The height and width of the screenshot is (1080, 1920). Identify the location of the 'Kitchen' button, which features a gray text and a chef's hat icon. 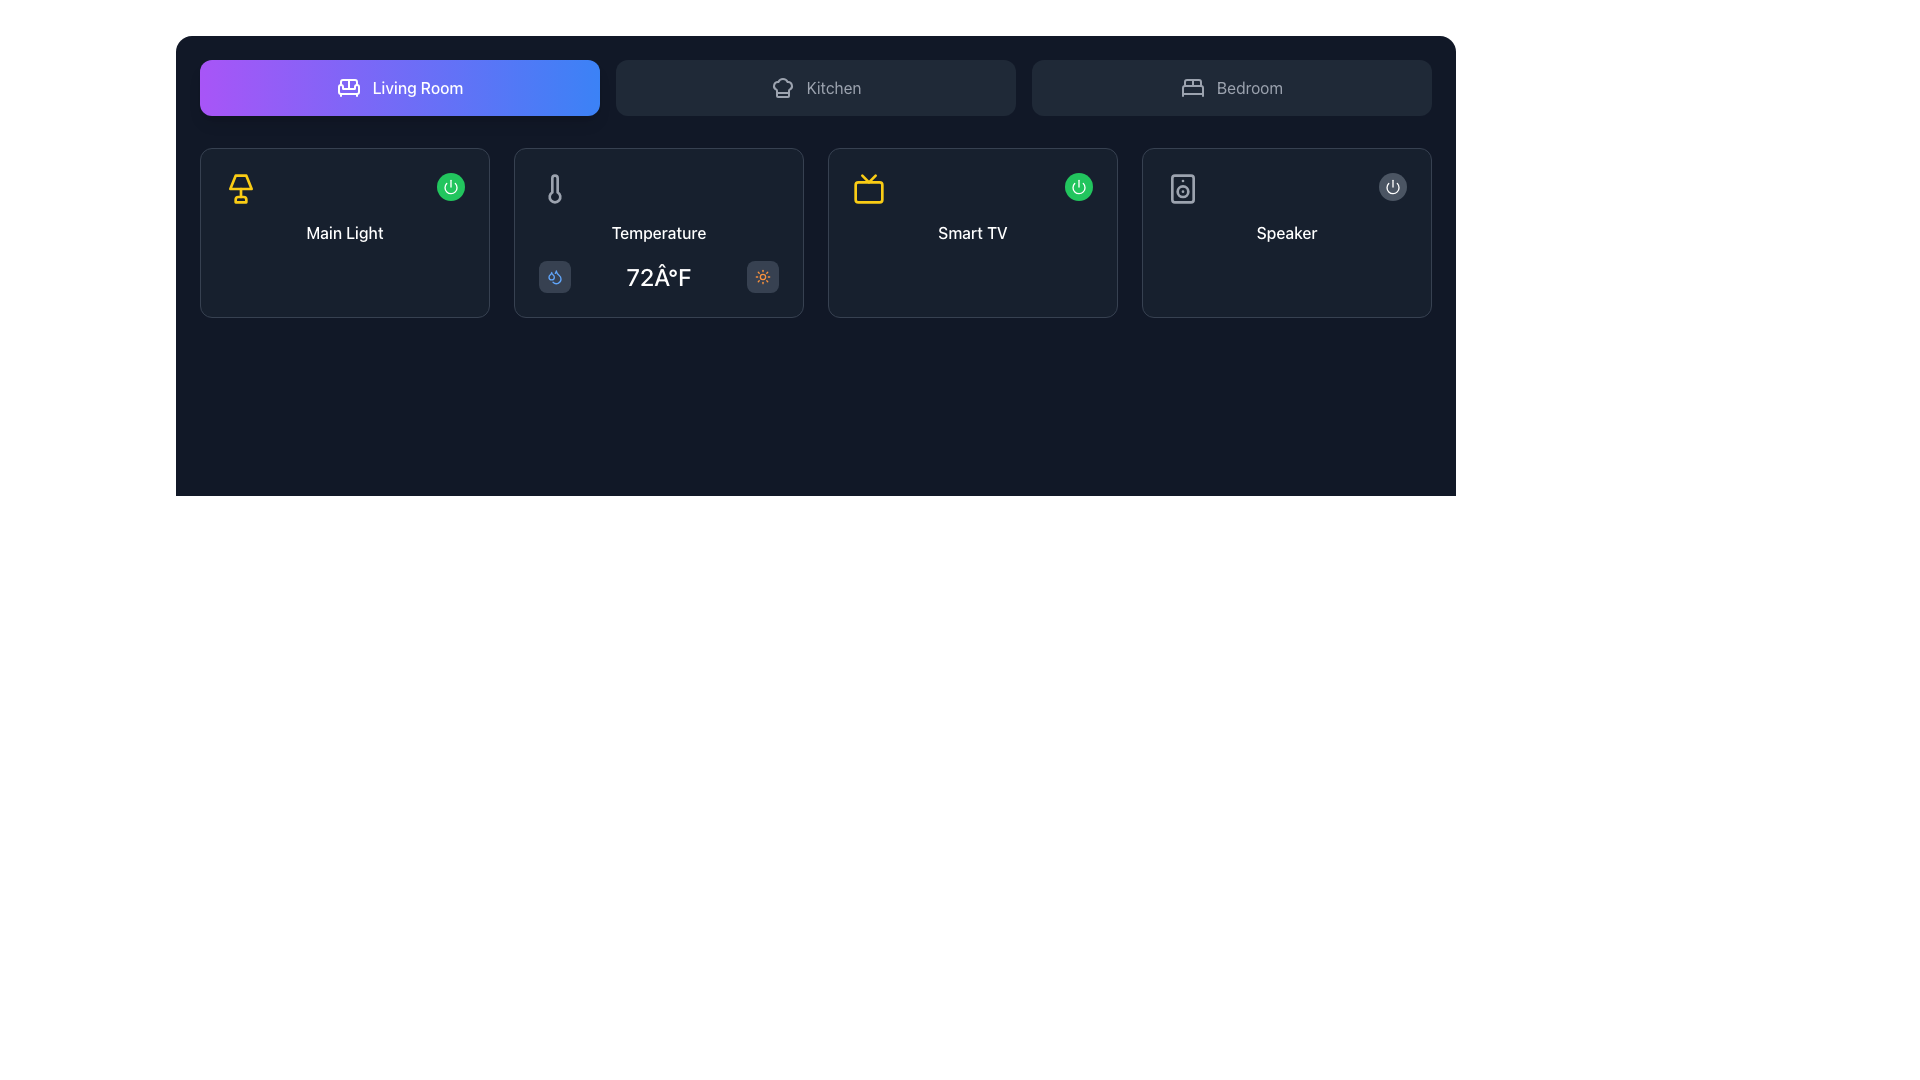
(816, 87).